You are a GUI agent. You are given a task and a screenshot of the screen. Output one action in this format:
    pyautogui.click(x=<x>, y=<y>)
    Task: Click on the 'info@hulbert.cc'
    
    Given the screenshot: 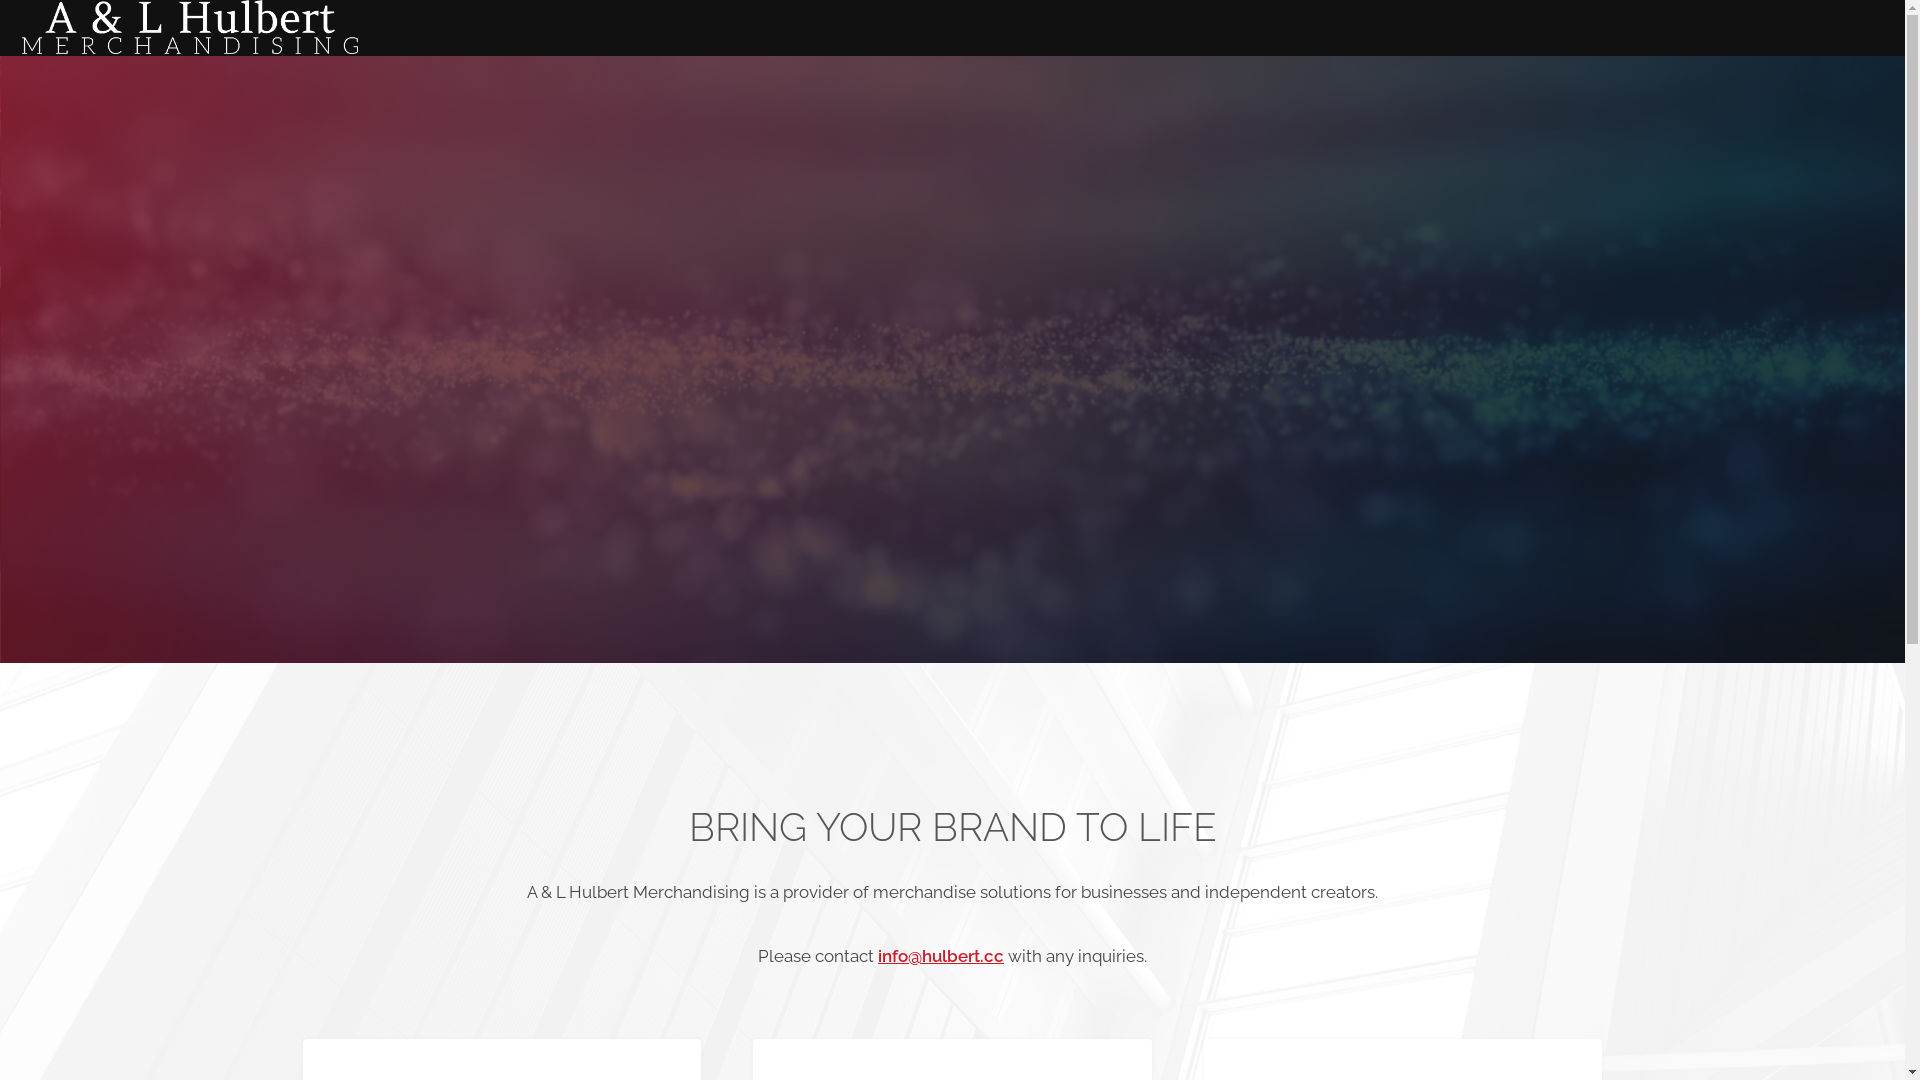 What is the action you would take?
    pyautogui.click(x=939, y=955)
    